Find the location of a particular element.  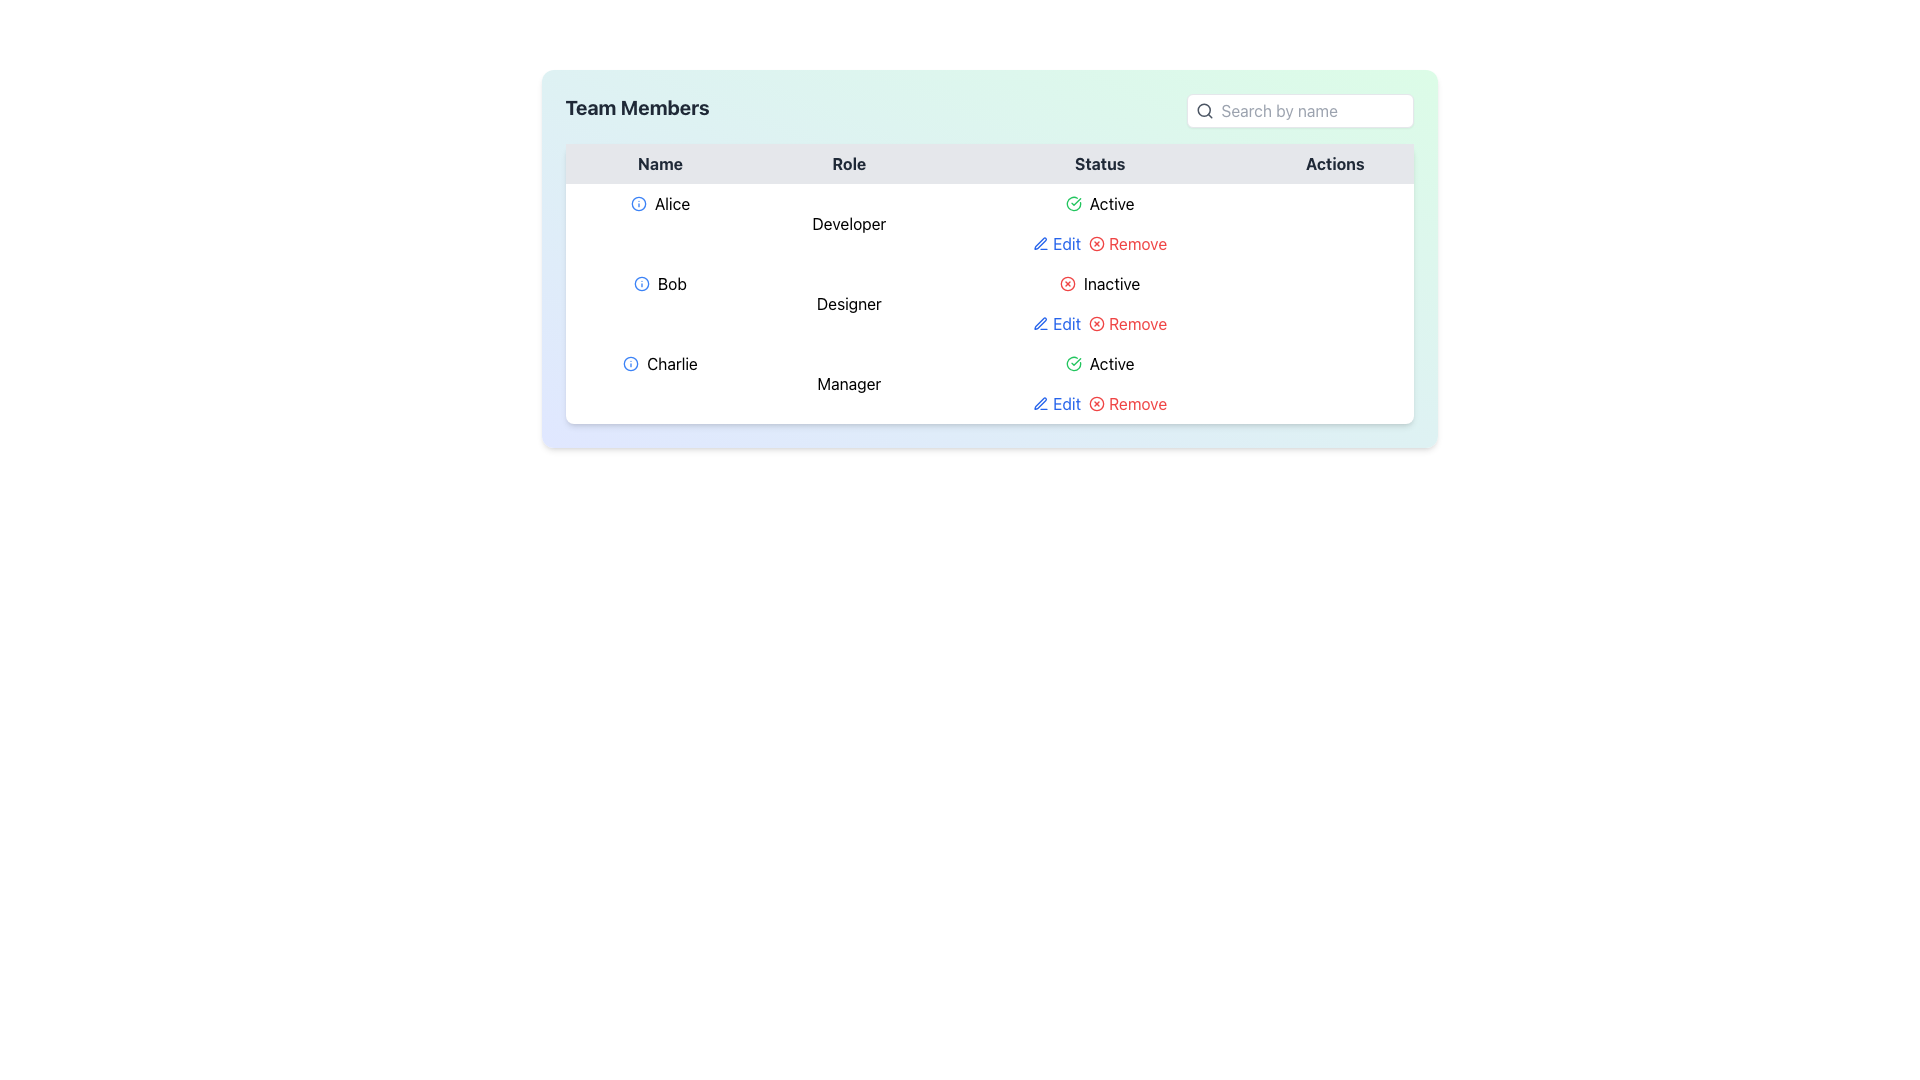

the 'Name' label, which is the first item in the grid header with a grey background and dark text is located at coordinates (660, 163).